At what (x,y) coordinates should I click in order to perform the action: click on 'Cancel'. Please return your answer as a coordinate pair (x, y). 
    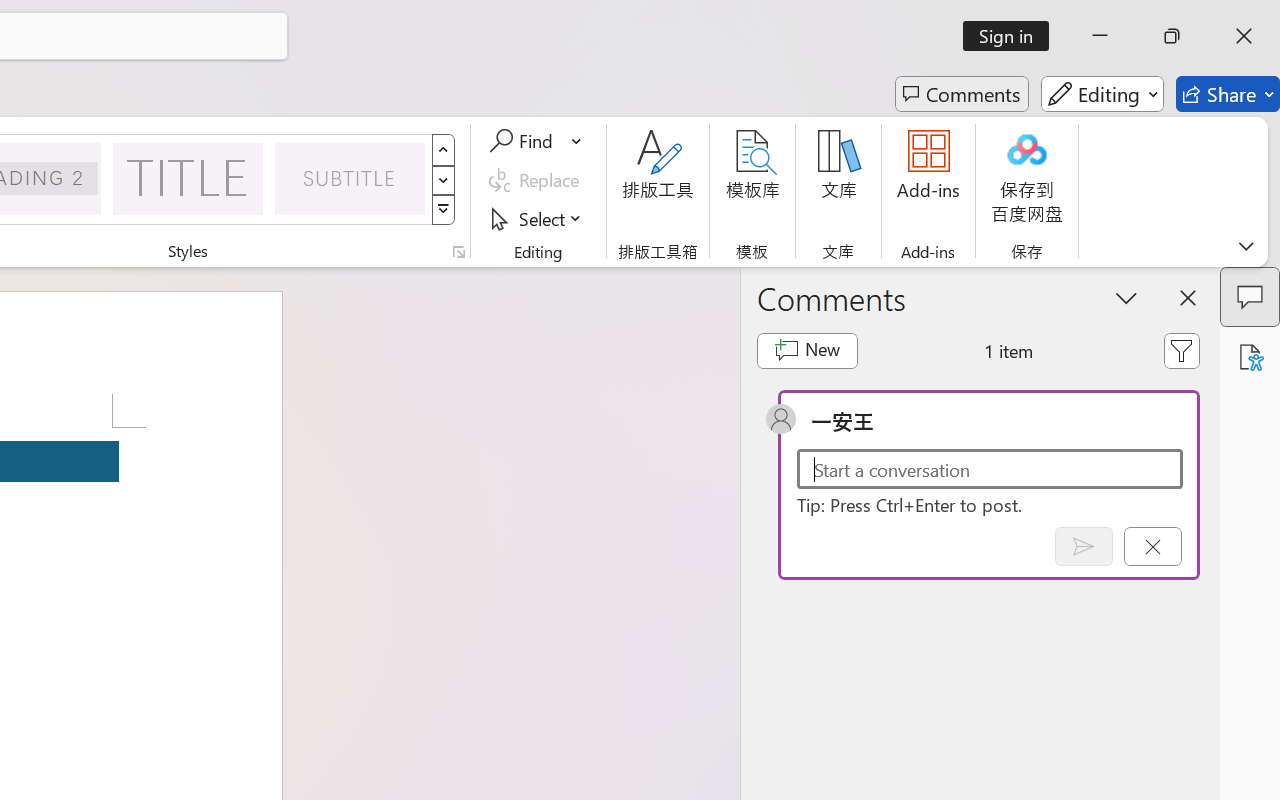
    Looking at the image, I should click on (1152, 546).